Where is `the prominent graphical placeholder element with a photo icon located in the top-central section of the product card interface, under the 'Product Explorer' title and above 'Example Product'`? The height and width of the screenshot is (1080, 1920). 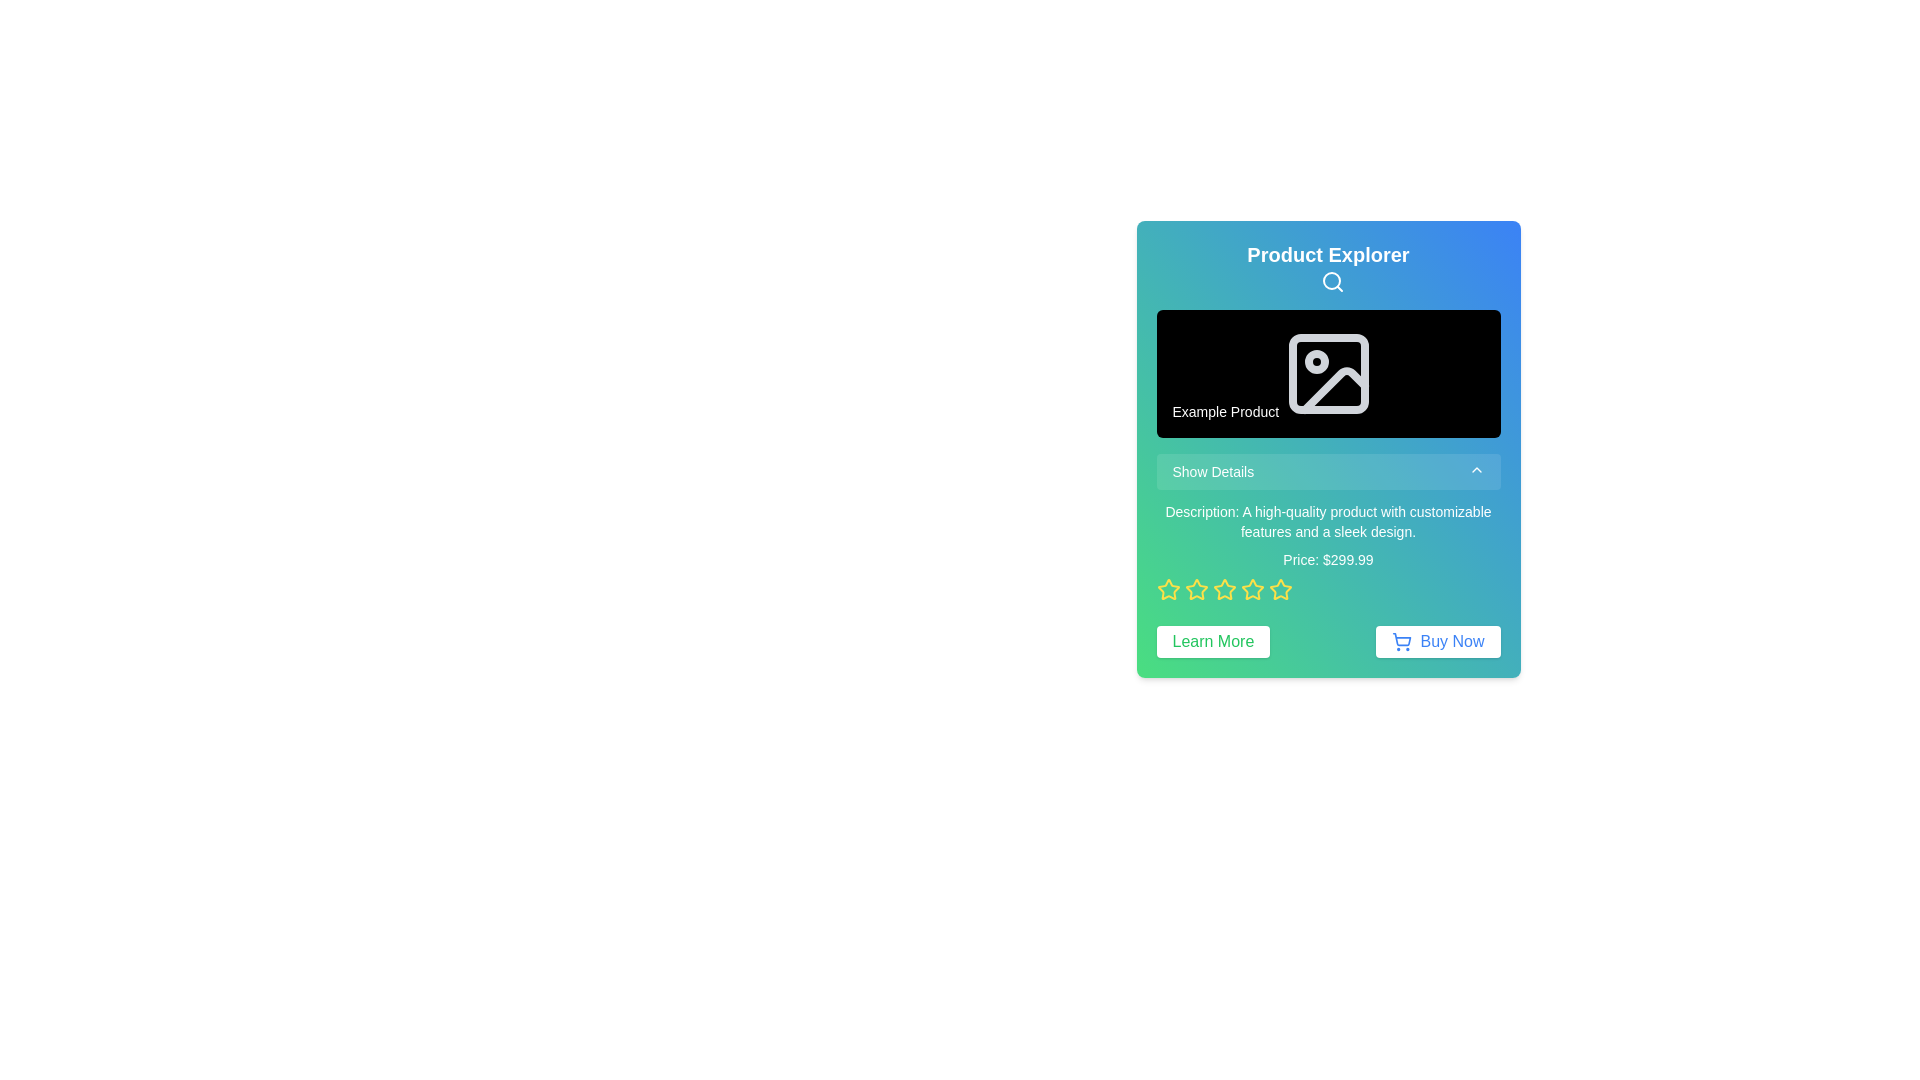
the prominent graphical placeholder element with a photo icon located in the top-central section of the product card interface, under the 'Product Explorer' title and above 'Example Product' is located at coordinates (1328, 373).